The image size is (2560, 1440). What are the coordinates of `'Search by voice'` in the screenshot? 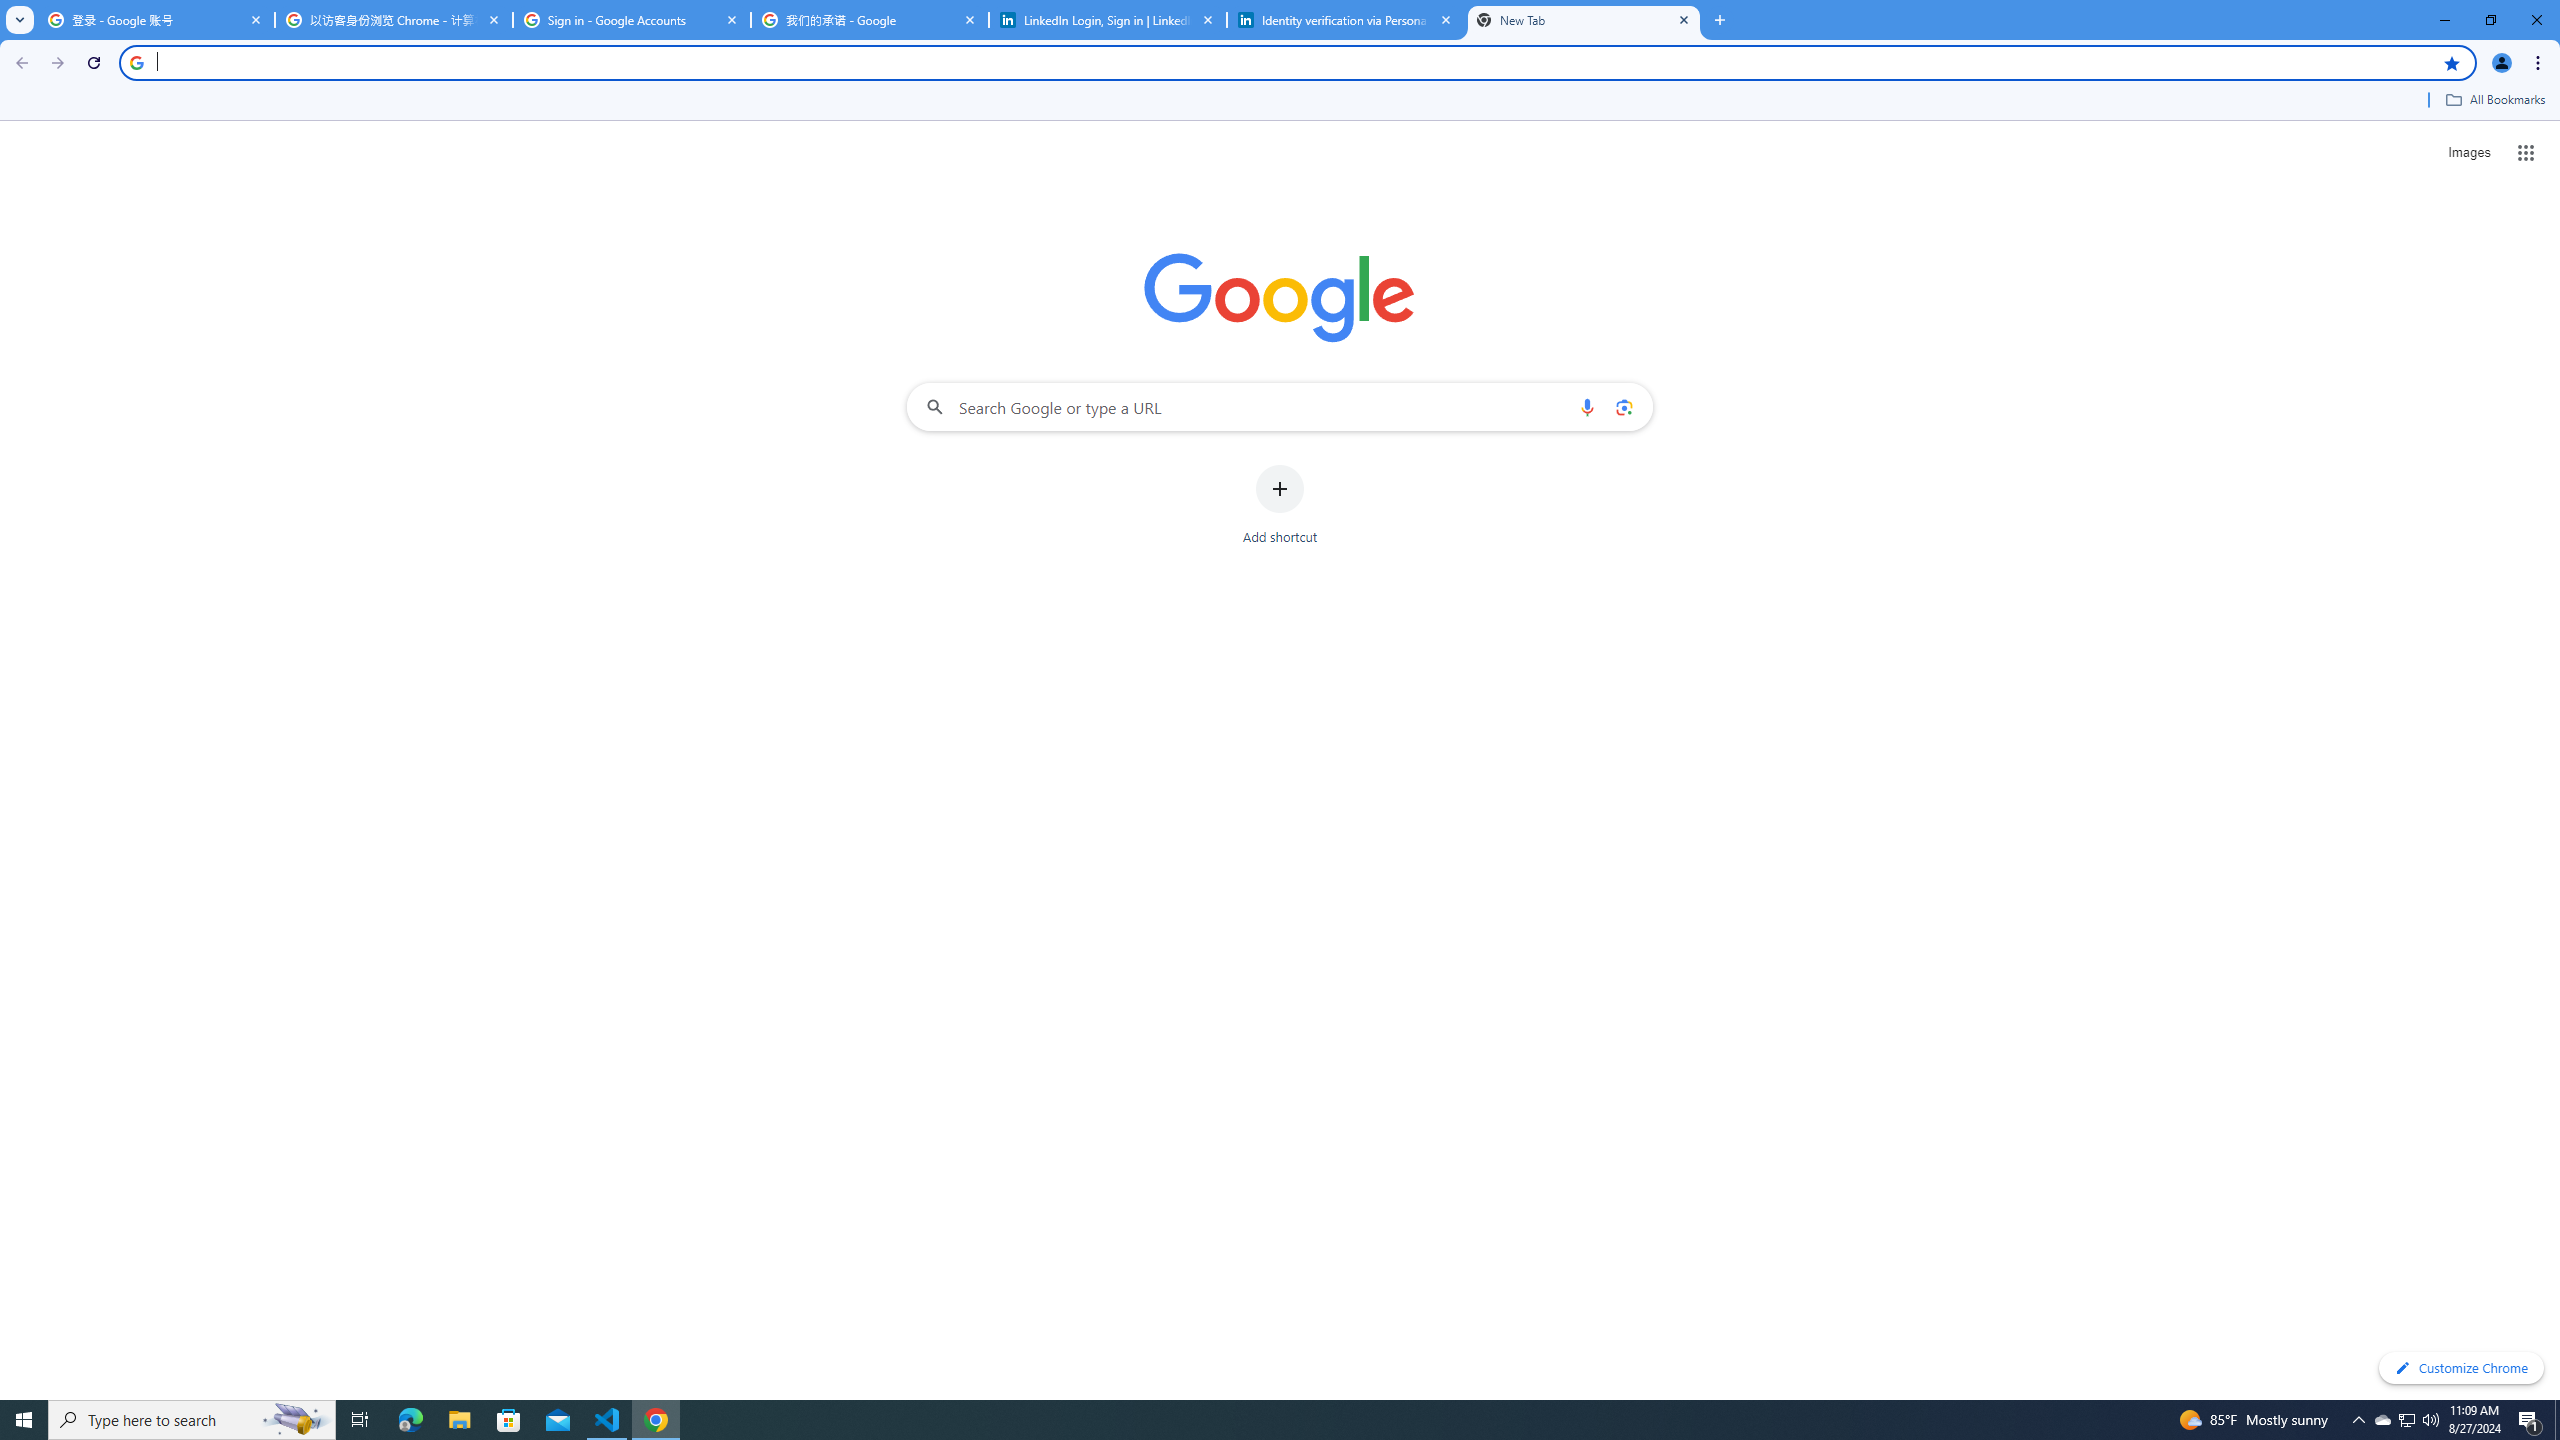 It's located at (1586, 405).